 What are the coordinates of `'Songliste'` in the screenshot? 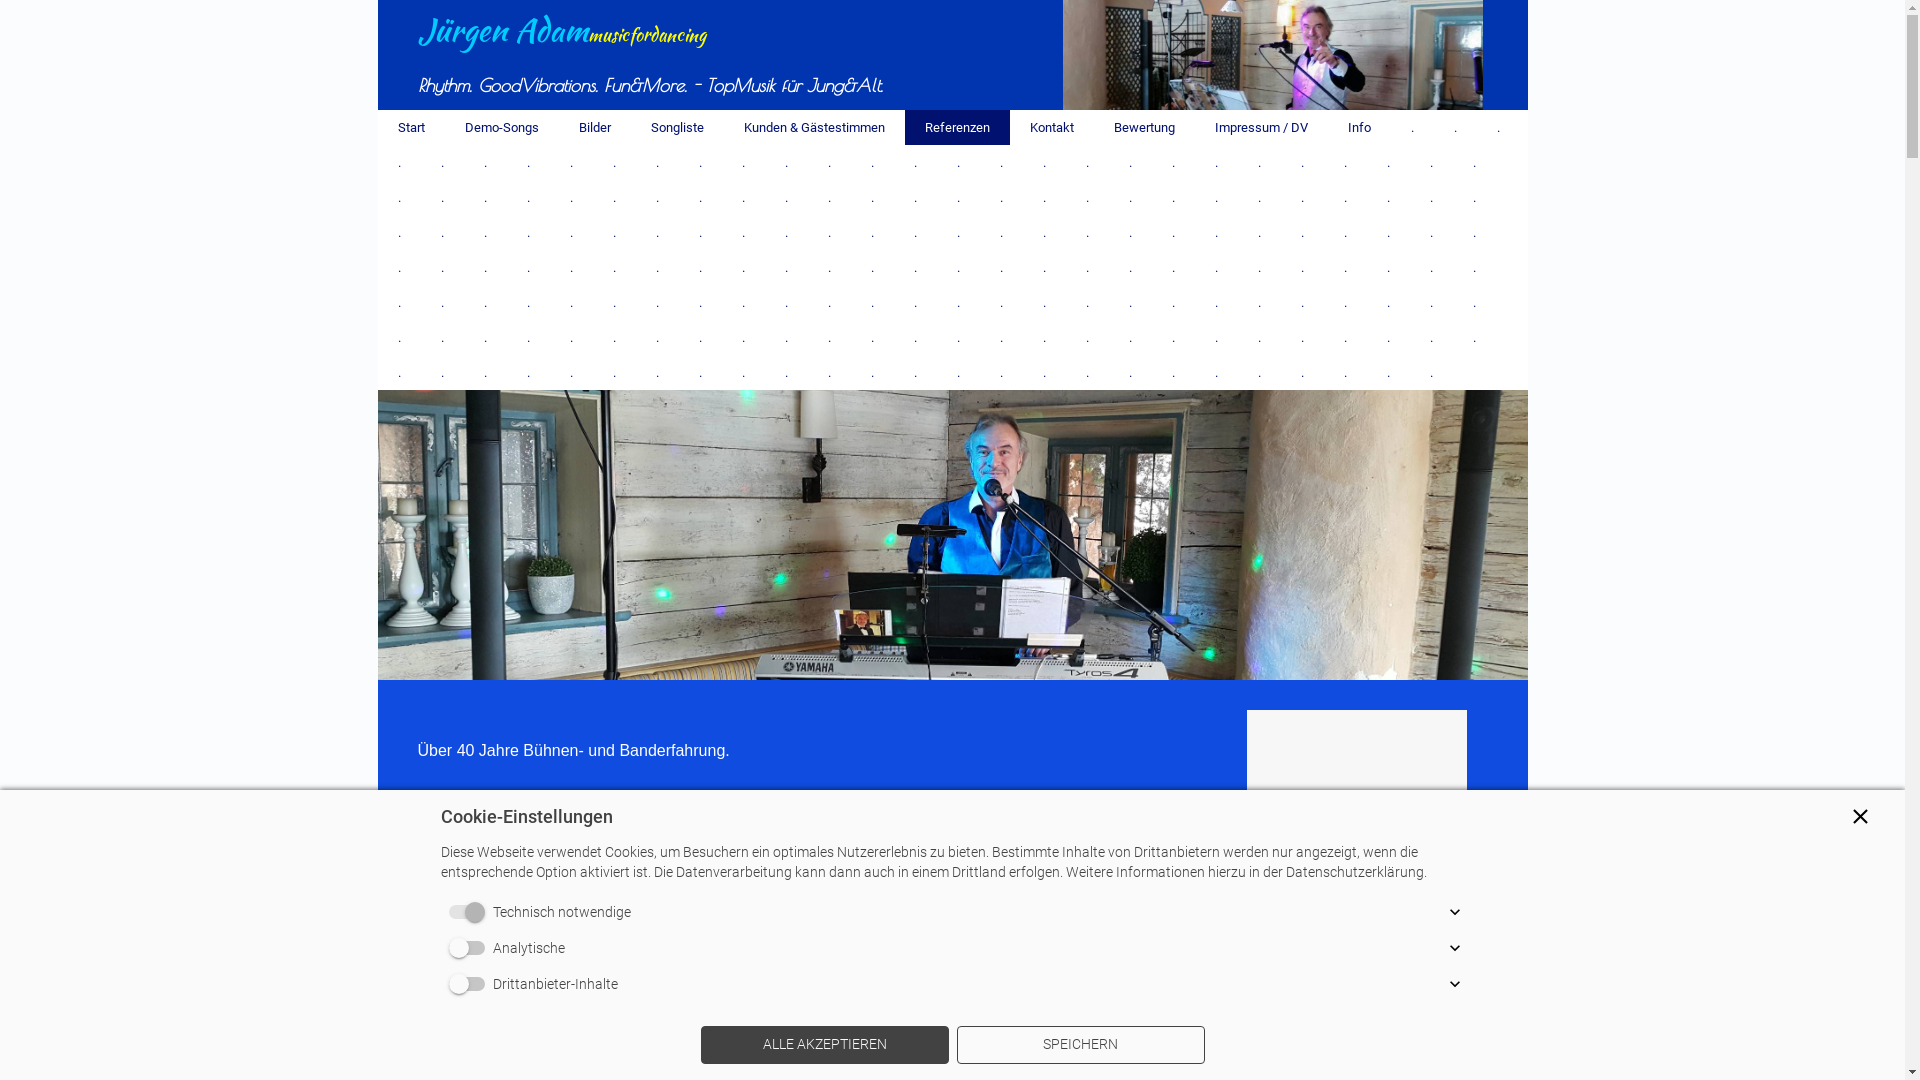 It's located at (676, 127).